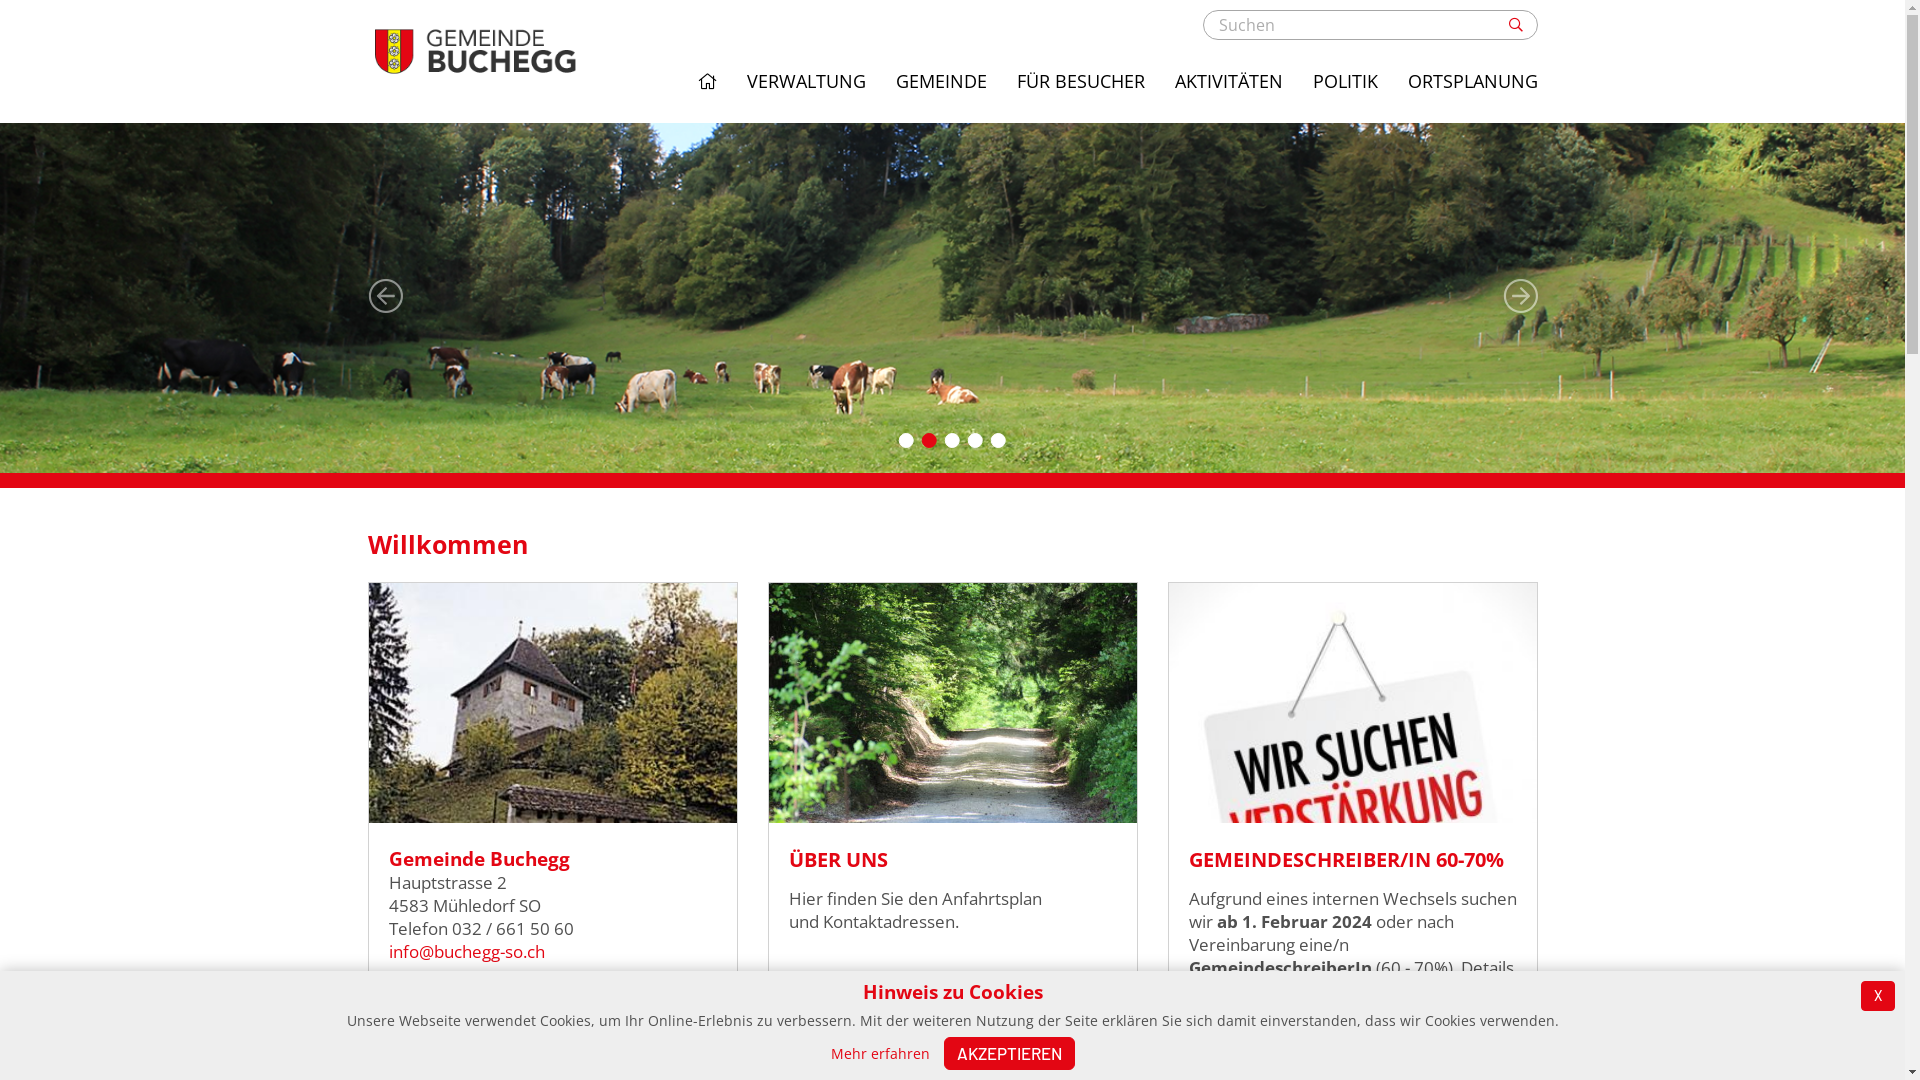 The height and width of the screenshot is (1080, 1920). What do you see at coordinates (744, 80) in the screenshot?
I see `'VERWALTUNG'` at bounding box center [744, 80].